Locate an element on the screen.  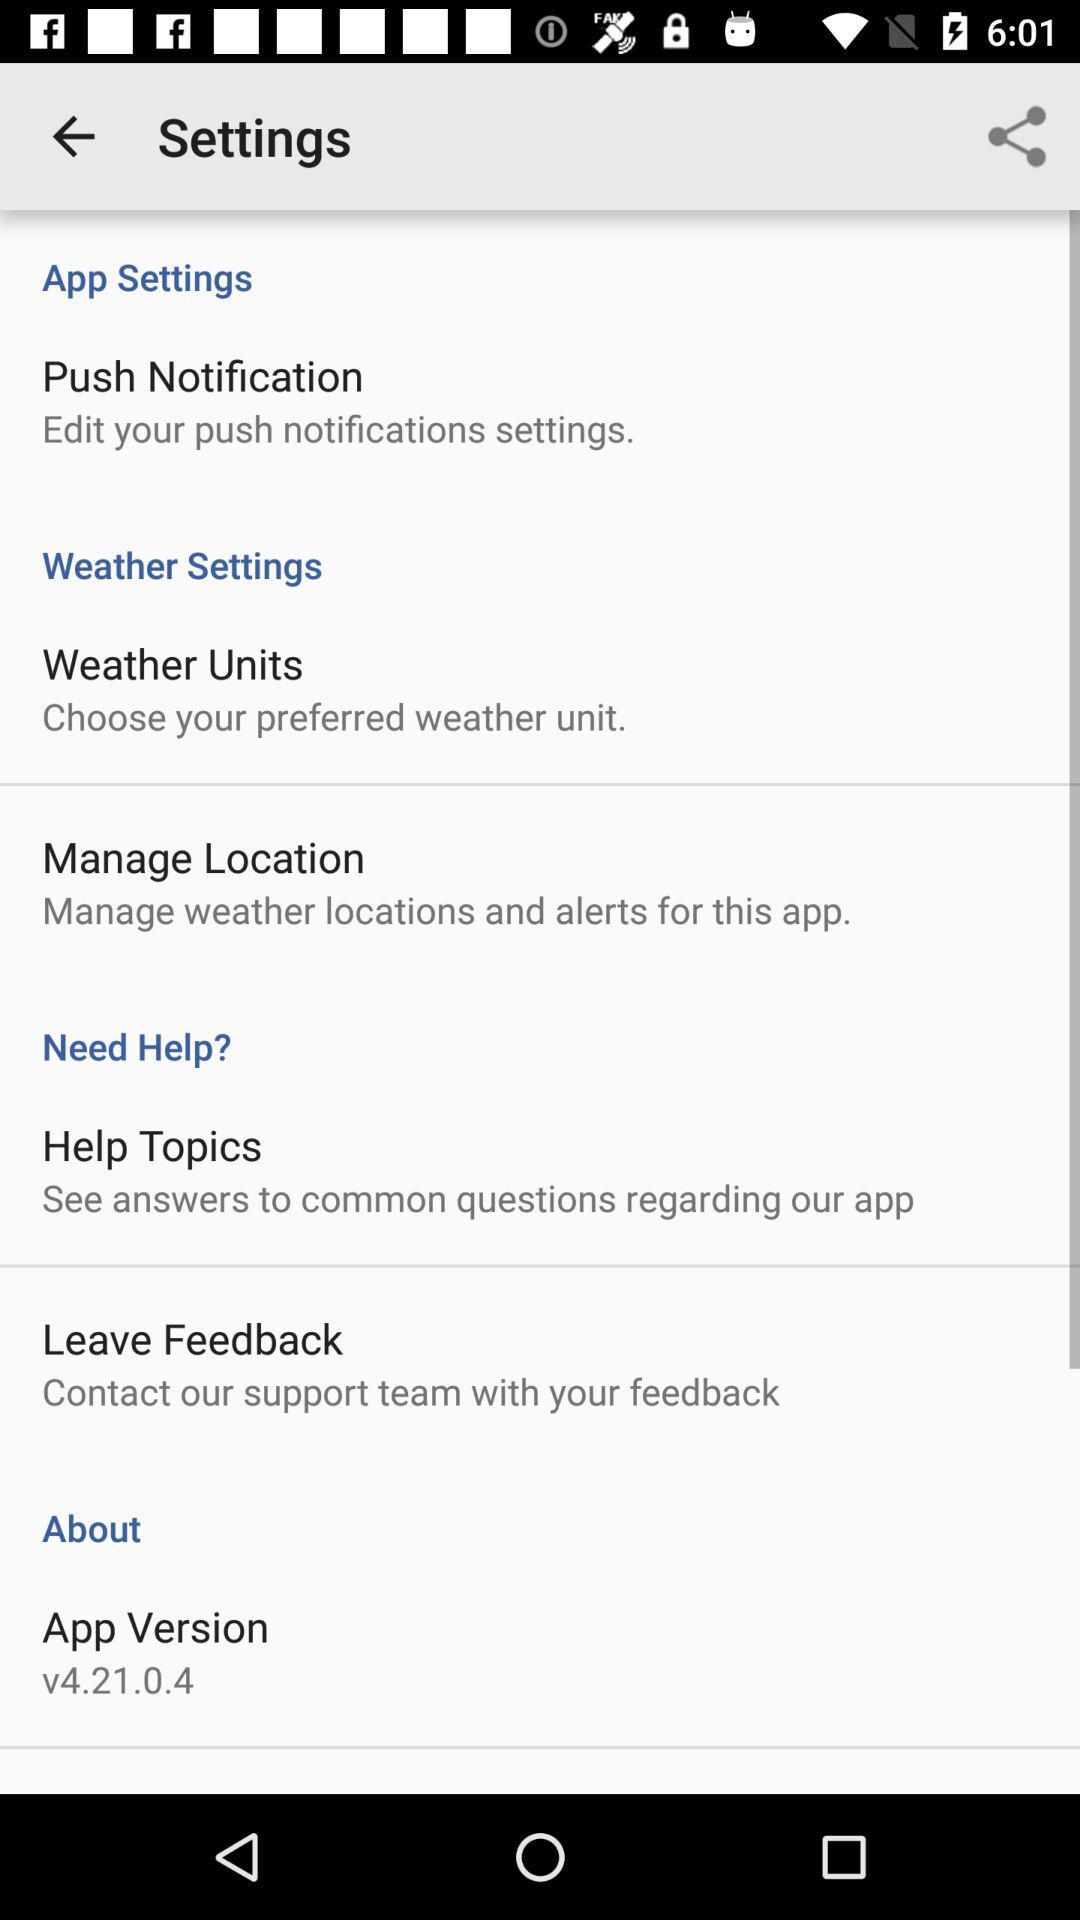
item below help topics icon is located at coordinates (478, 1197).